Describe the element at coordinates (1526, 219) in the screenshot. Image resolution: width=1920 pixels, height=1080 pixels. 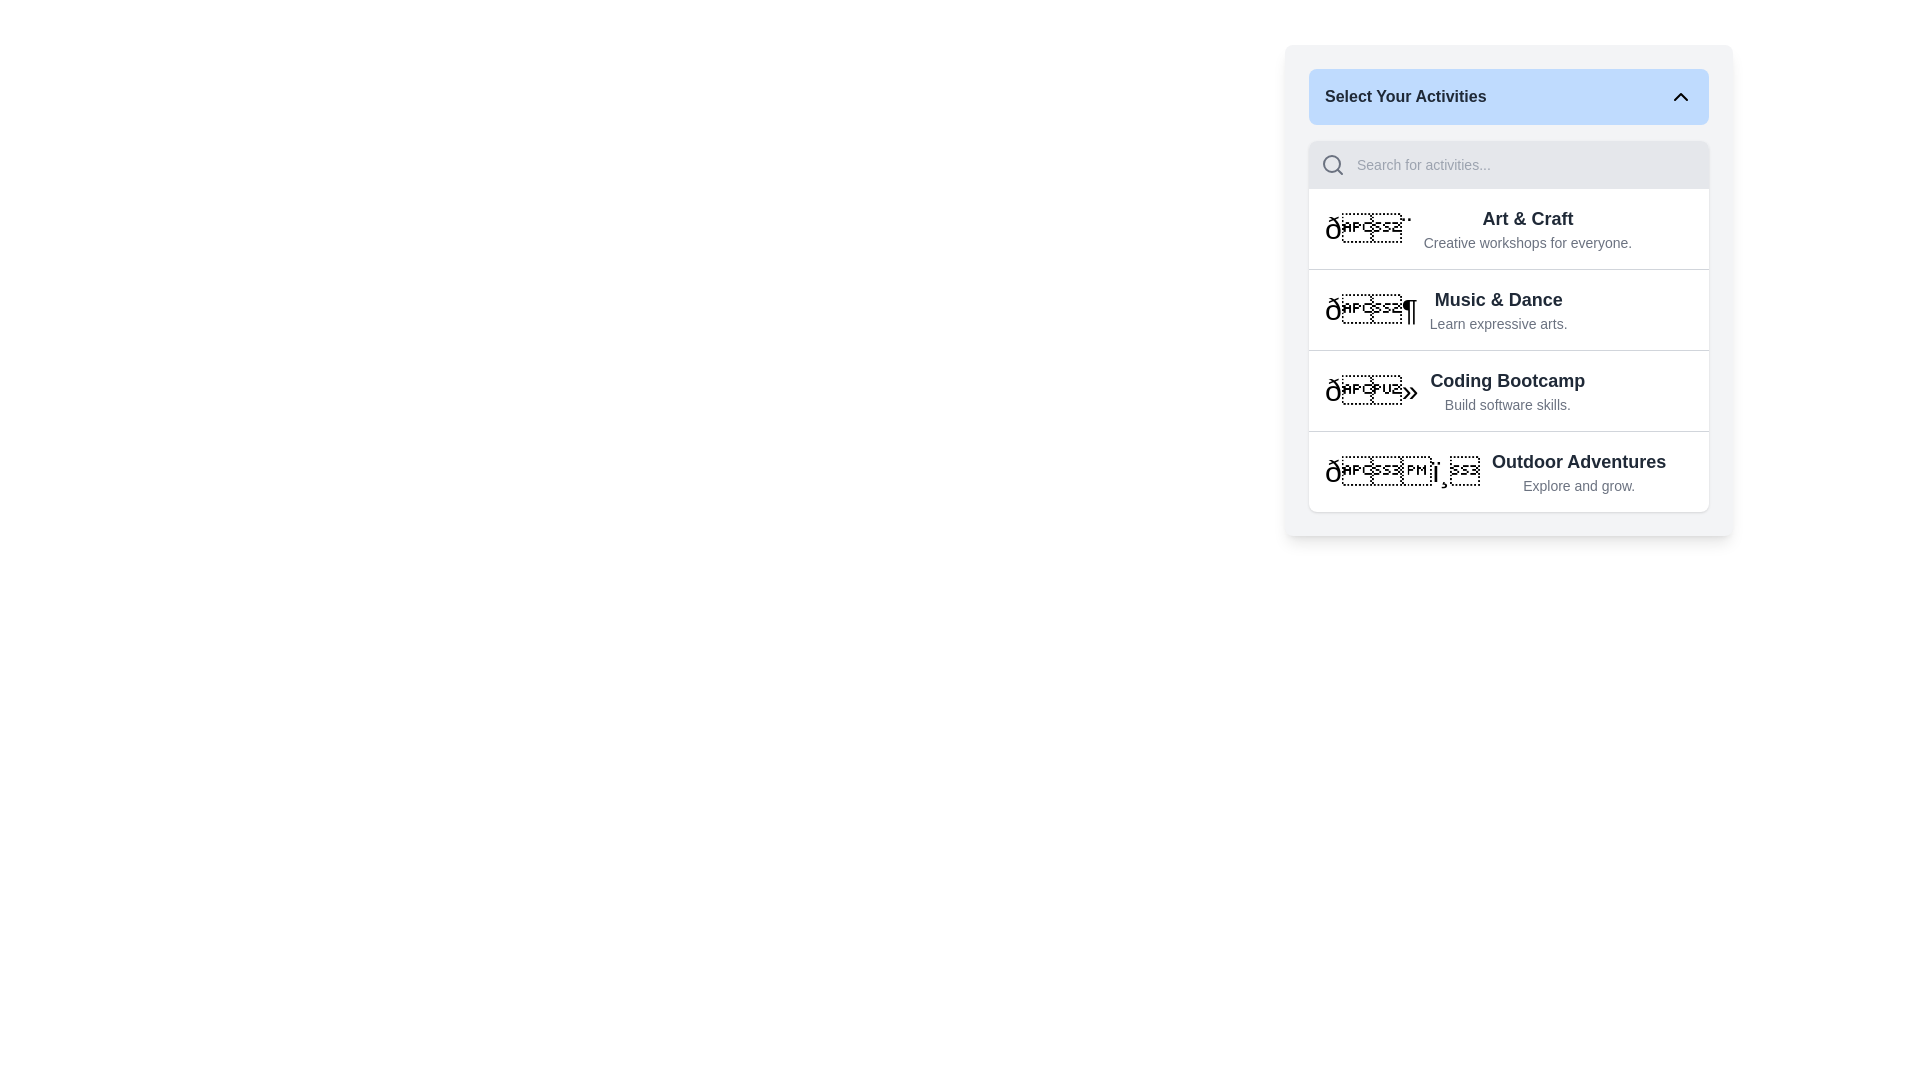
I see `the Title Text of the 'Art & Craft' activity section in the 'Select Your Activities' panel` at that location.